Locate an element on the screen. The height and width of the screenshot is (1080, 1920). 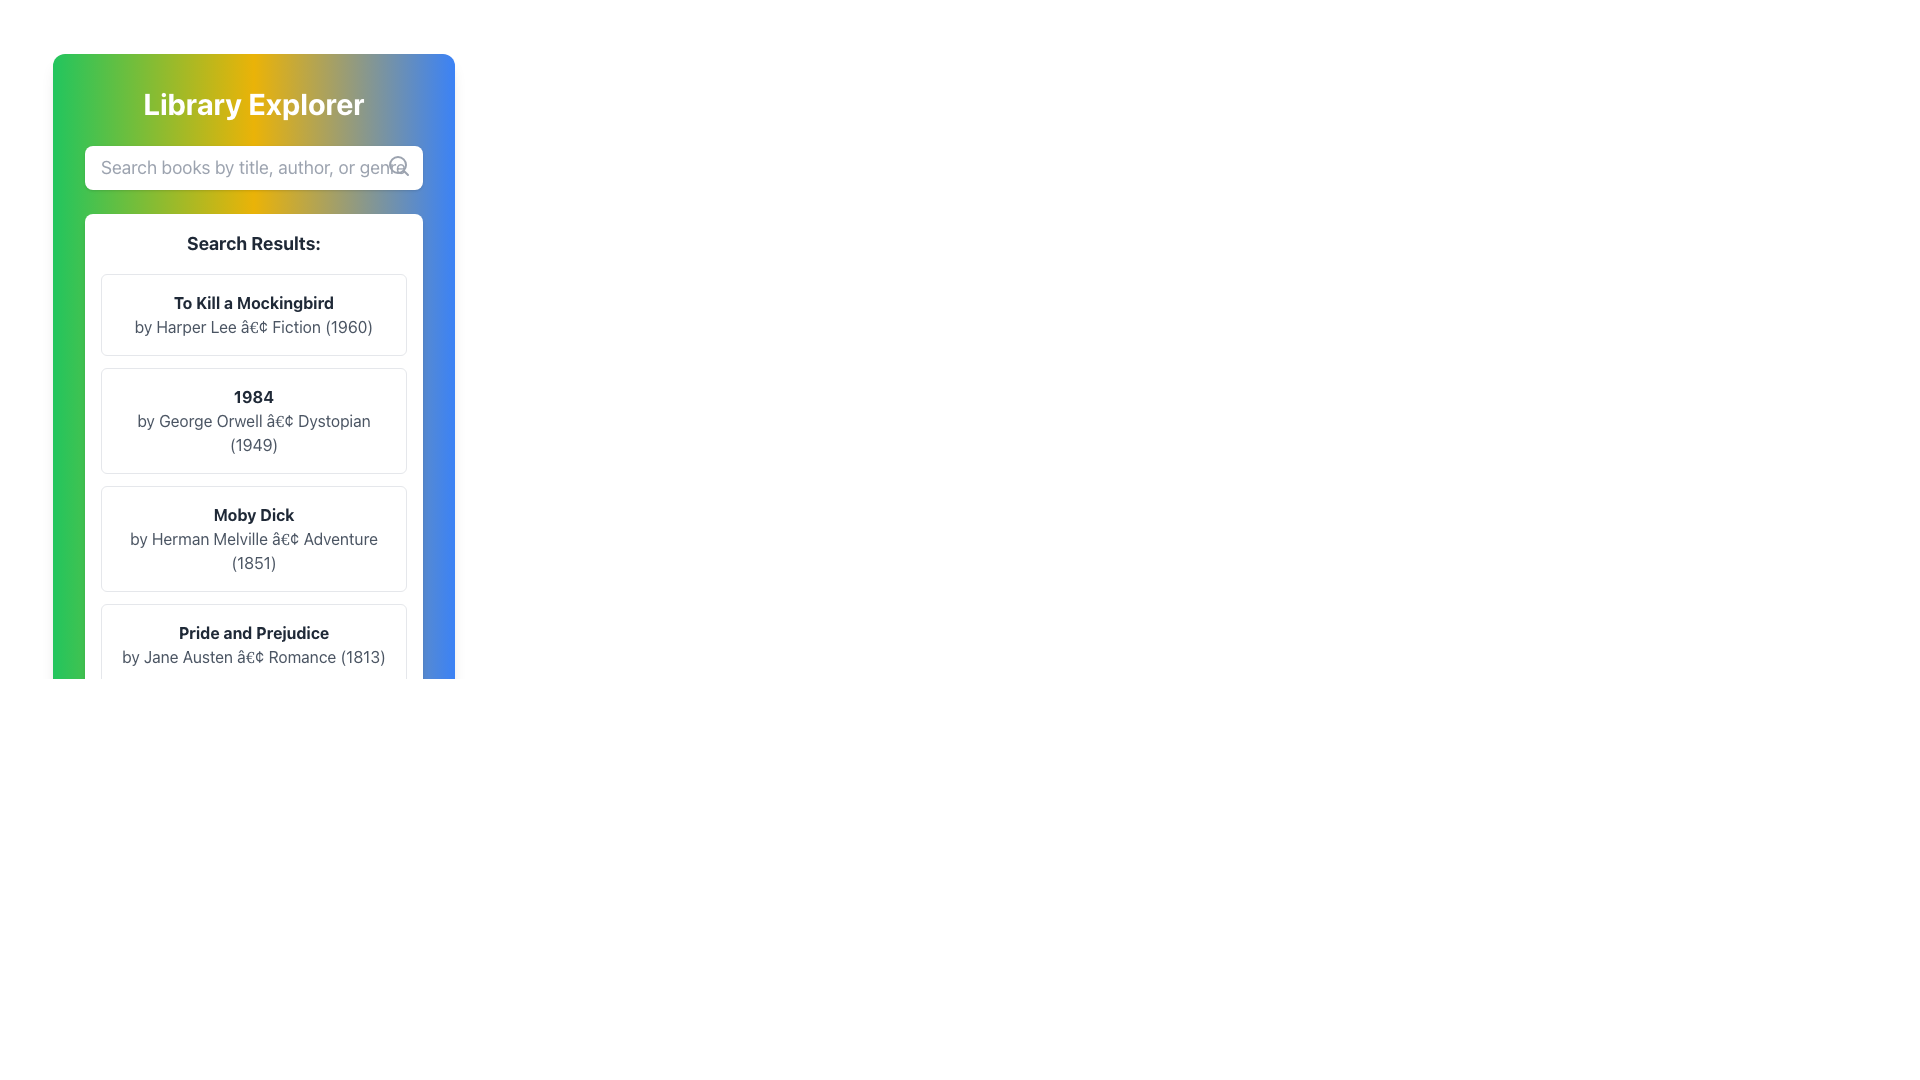
the text label containing metadata about the book 'Moby Dick', which is located under the 'Search Results' section, directly below the title 'Moby Dick' is located at coordinates (253, 551).